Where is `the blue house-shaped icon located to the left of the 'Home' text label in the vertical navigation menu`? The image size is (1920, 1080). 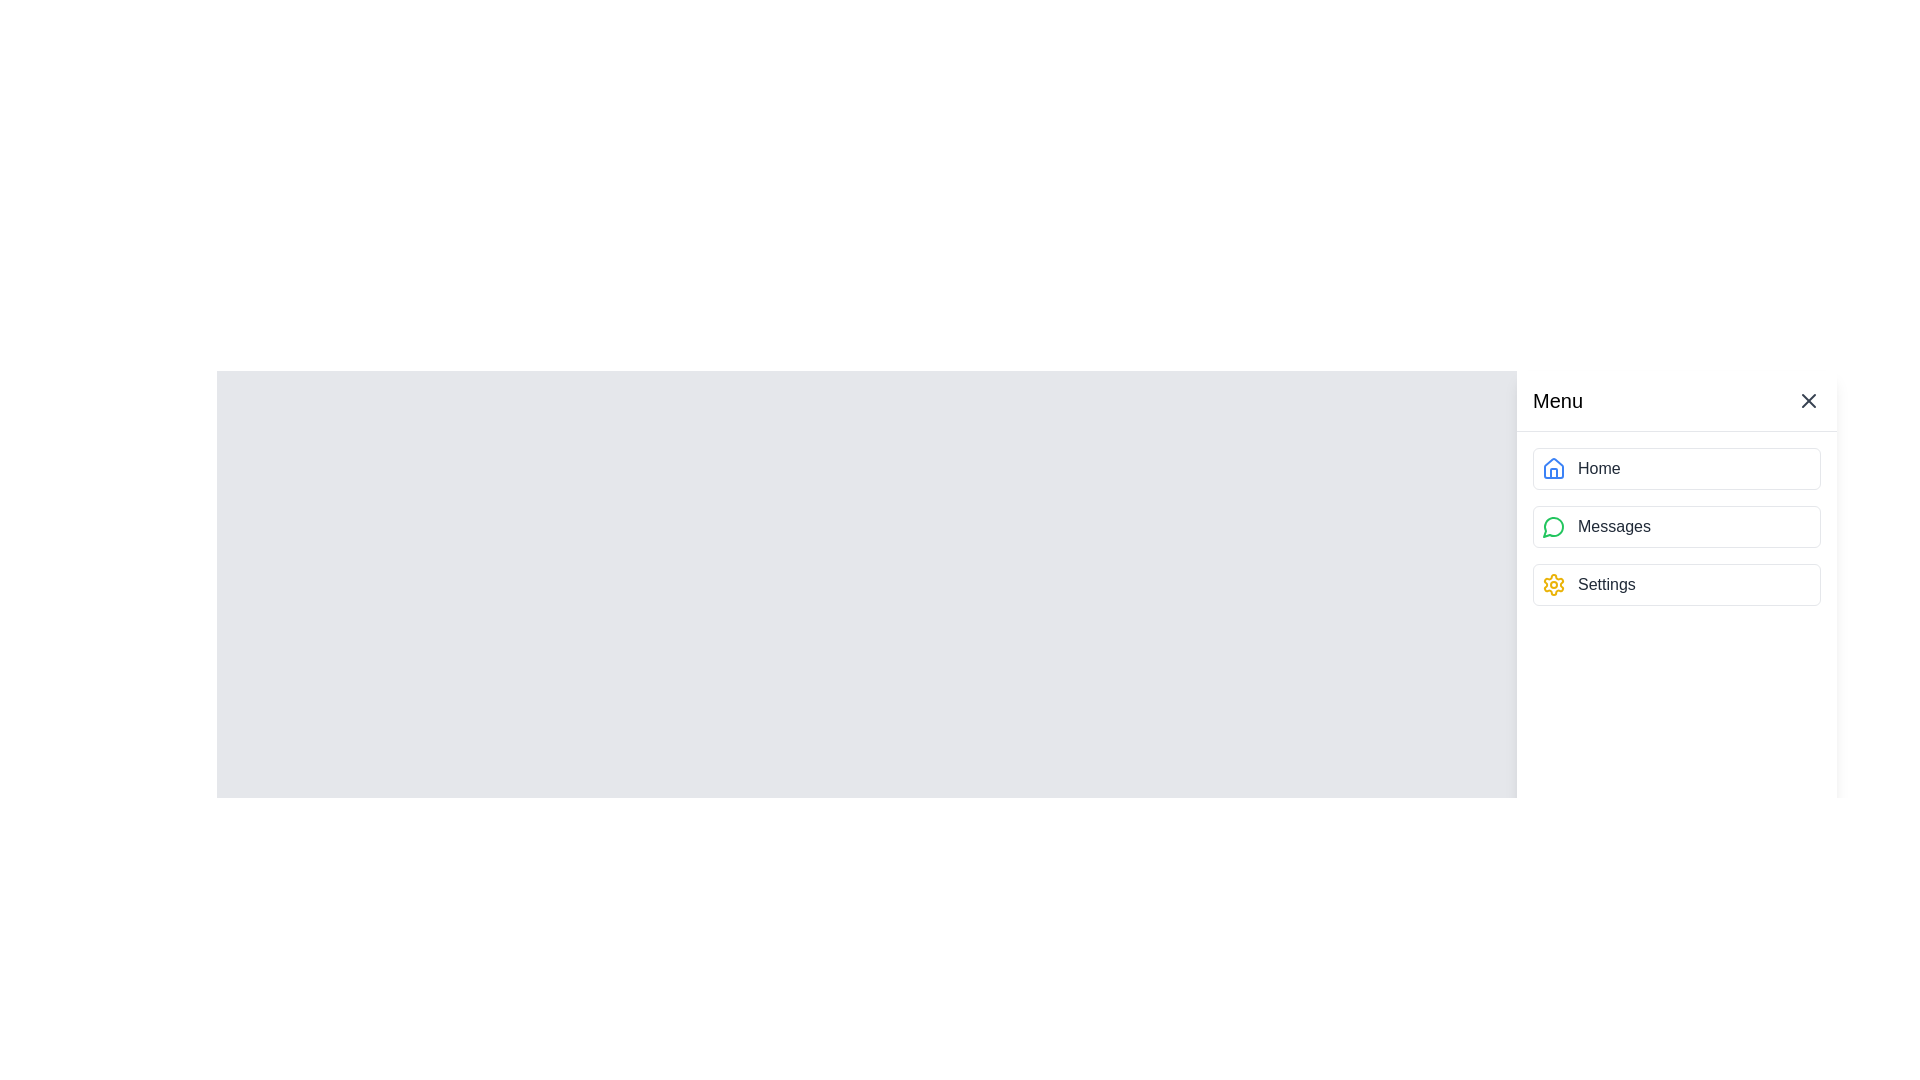 the blue house-shaped icon located to the left of the 'Home' text label in the vertical navigation menu is located at coordinates (1553, 469).